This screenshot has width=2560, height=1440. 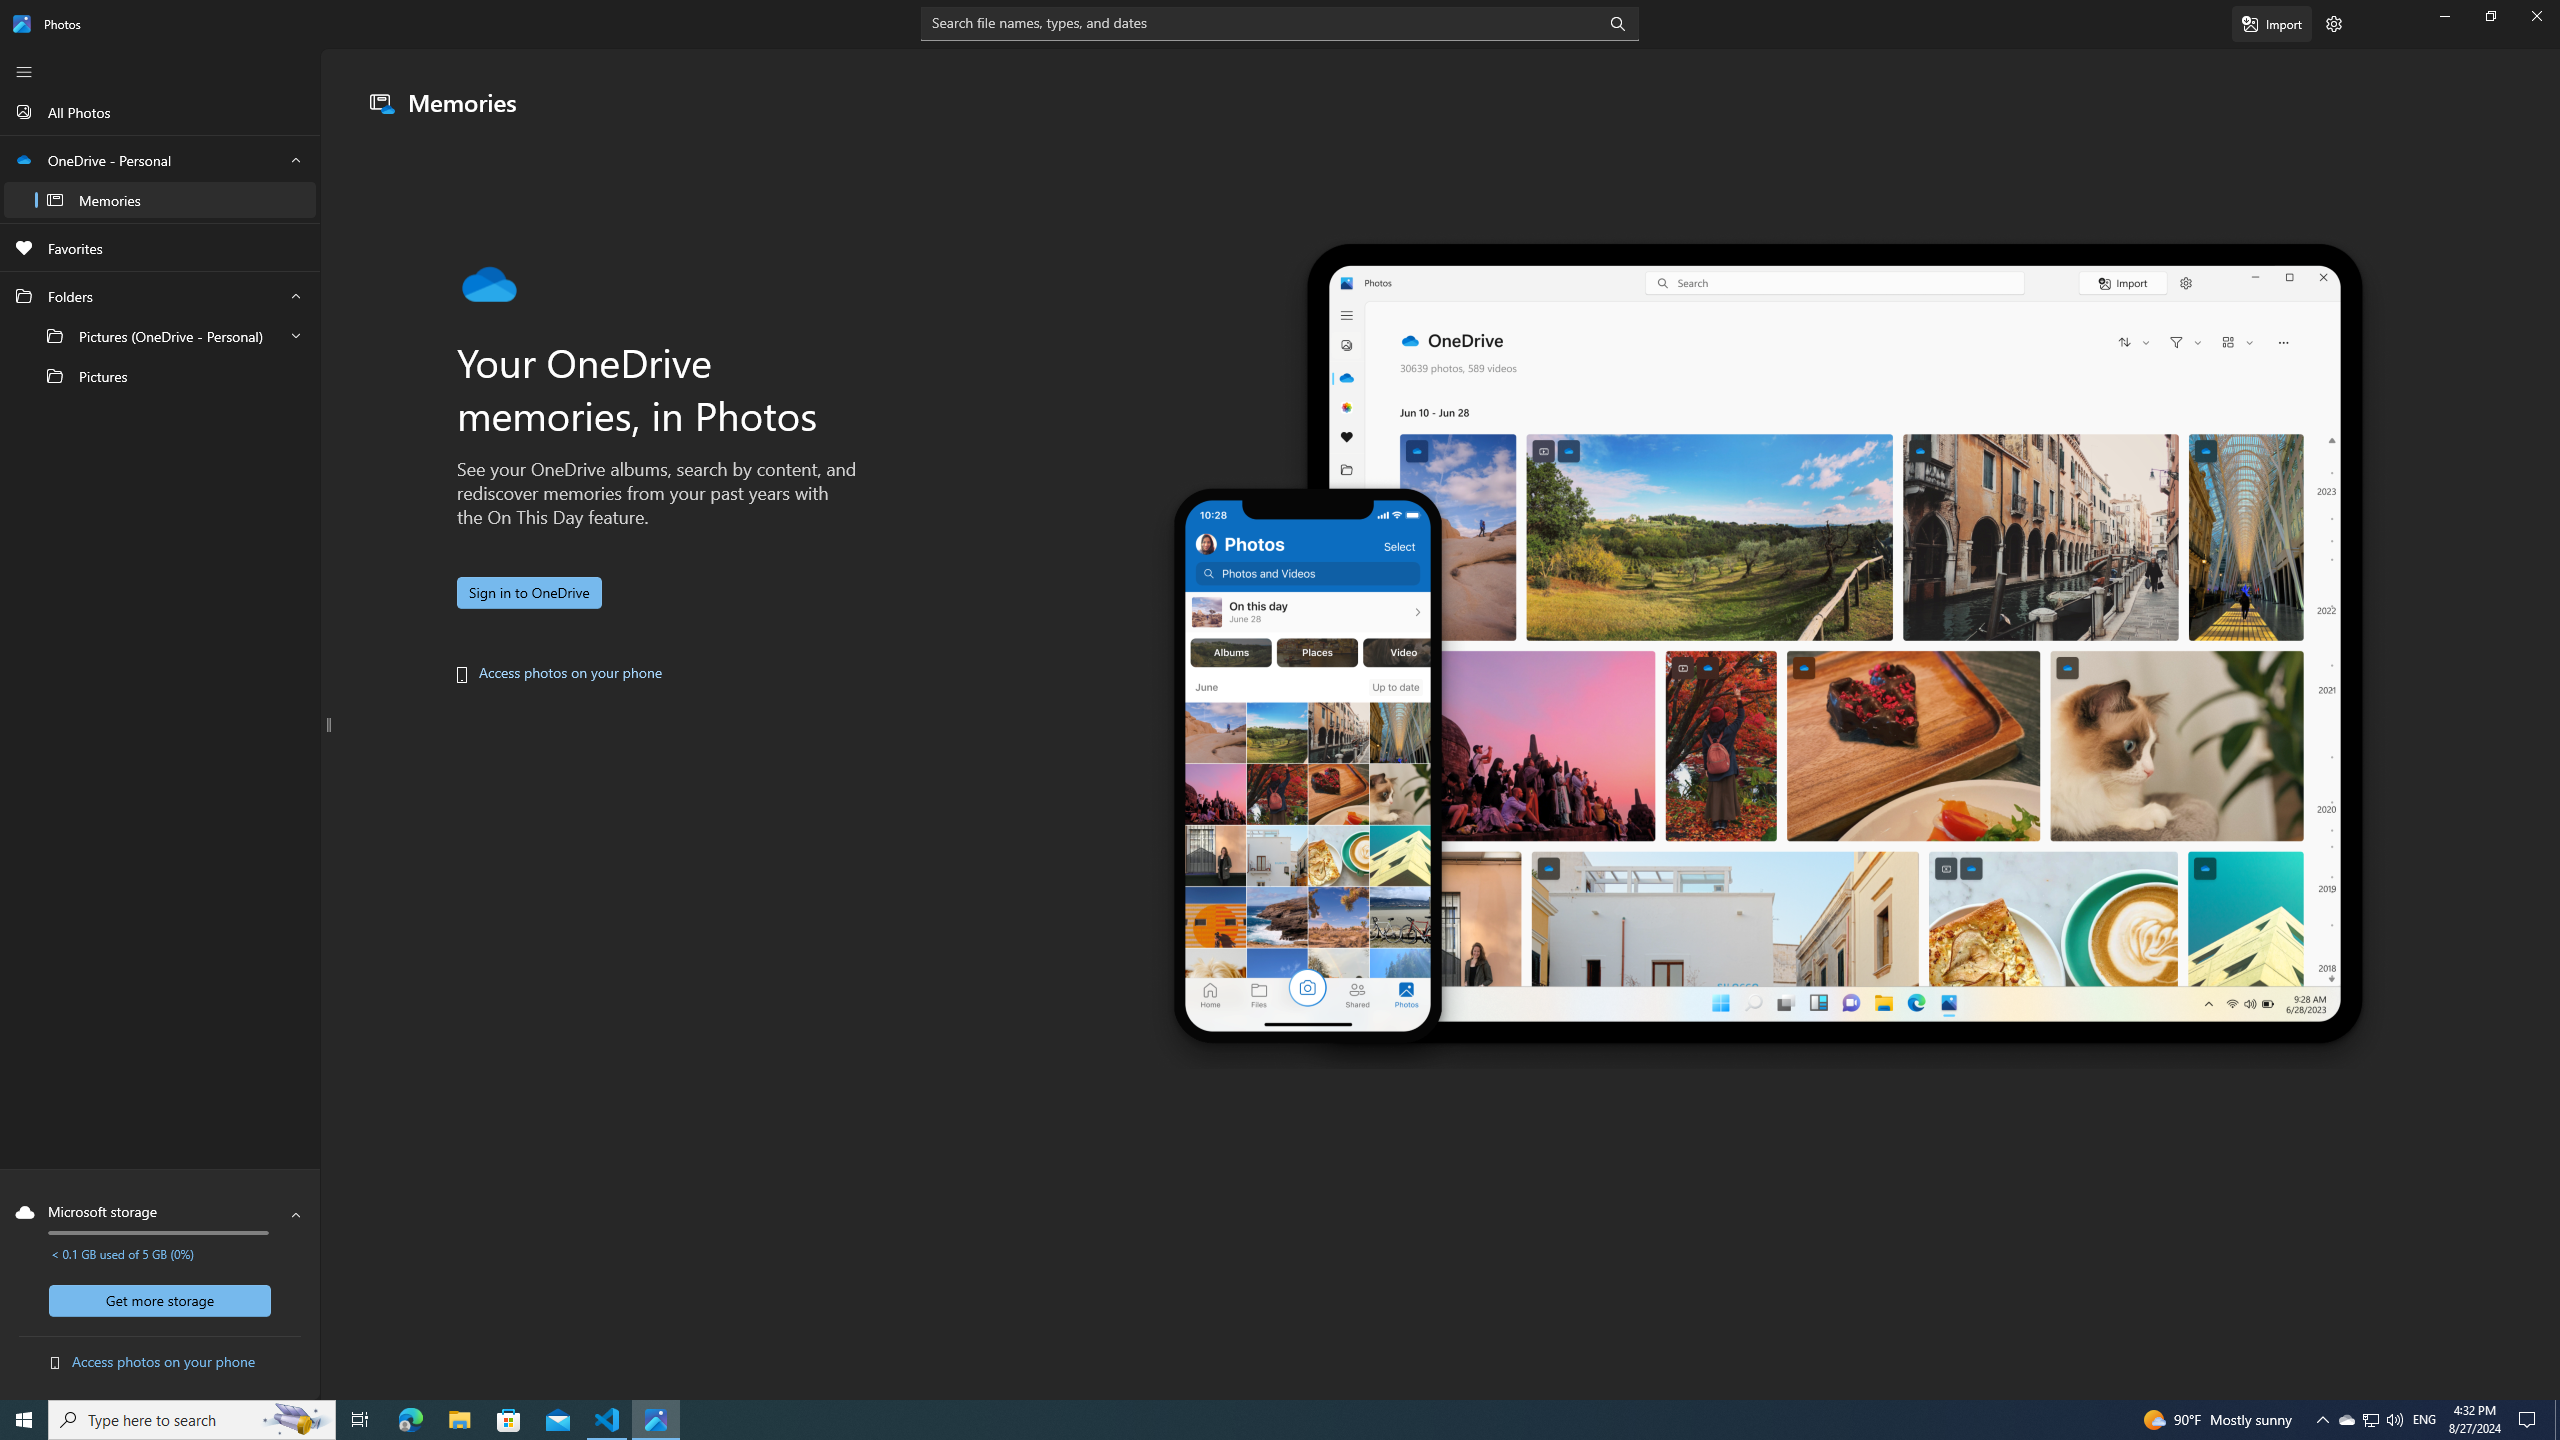 What do you see at coordinates (2369, 1418) in the screenshot?
I see `'User Promoted Notification Area'` at bounding box center [2369, 1418].